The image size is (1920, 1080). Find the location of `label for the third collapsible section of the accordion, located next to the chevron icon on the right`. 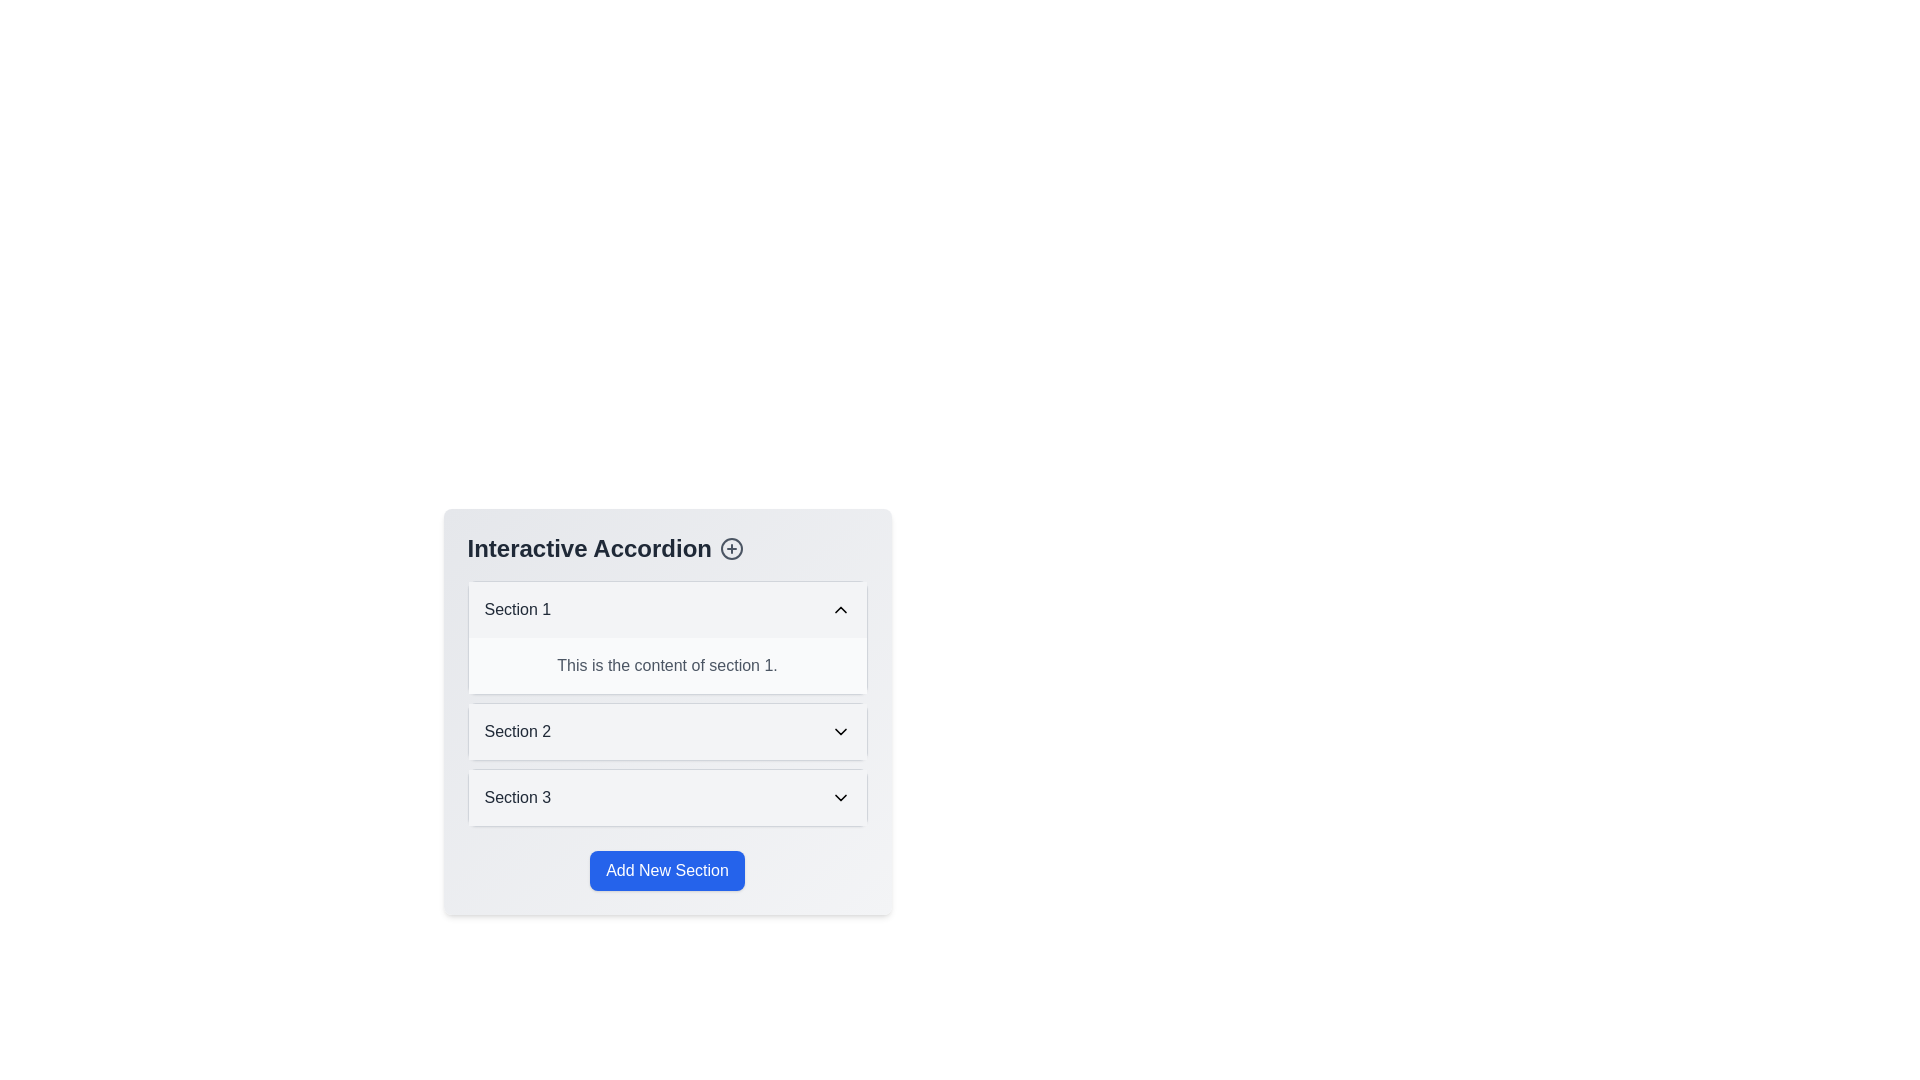

label for the third collapsible section of the accordion, located next to the chevron icon on the right is located at coordinates (517, 797).